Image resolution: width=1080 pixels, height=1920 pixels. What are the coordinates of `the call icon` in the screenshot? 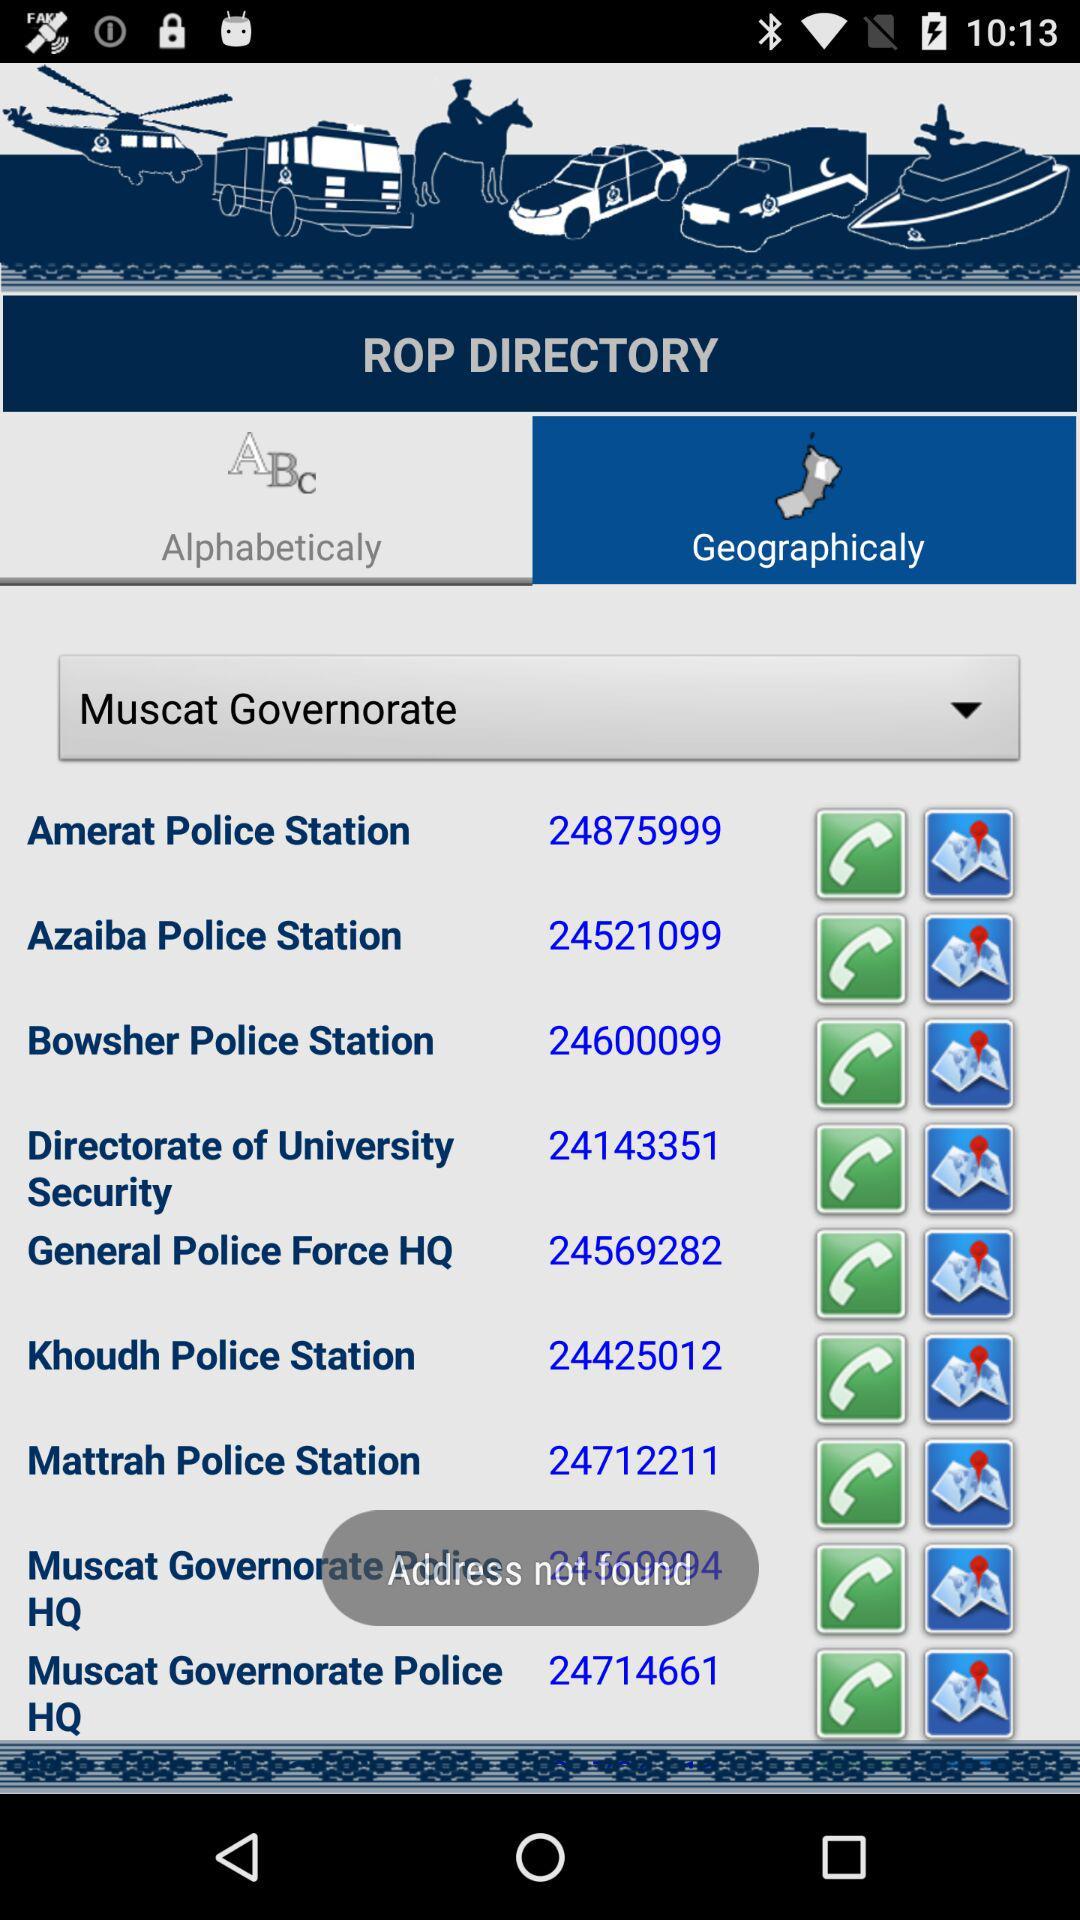 It's located at (859, 1476).